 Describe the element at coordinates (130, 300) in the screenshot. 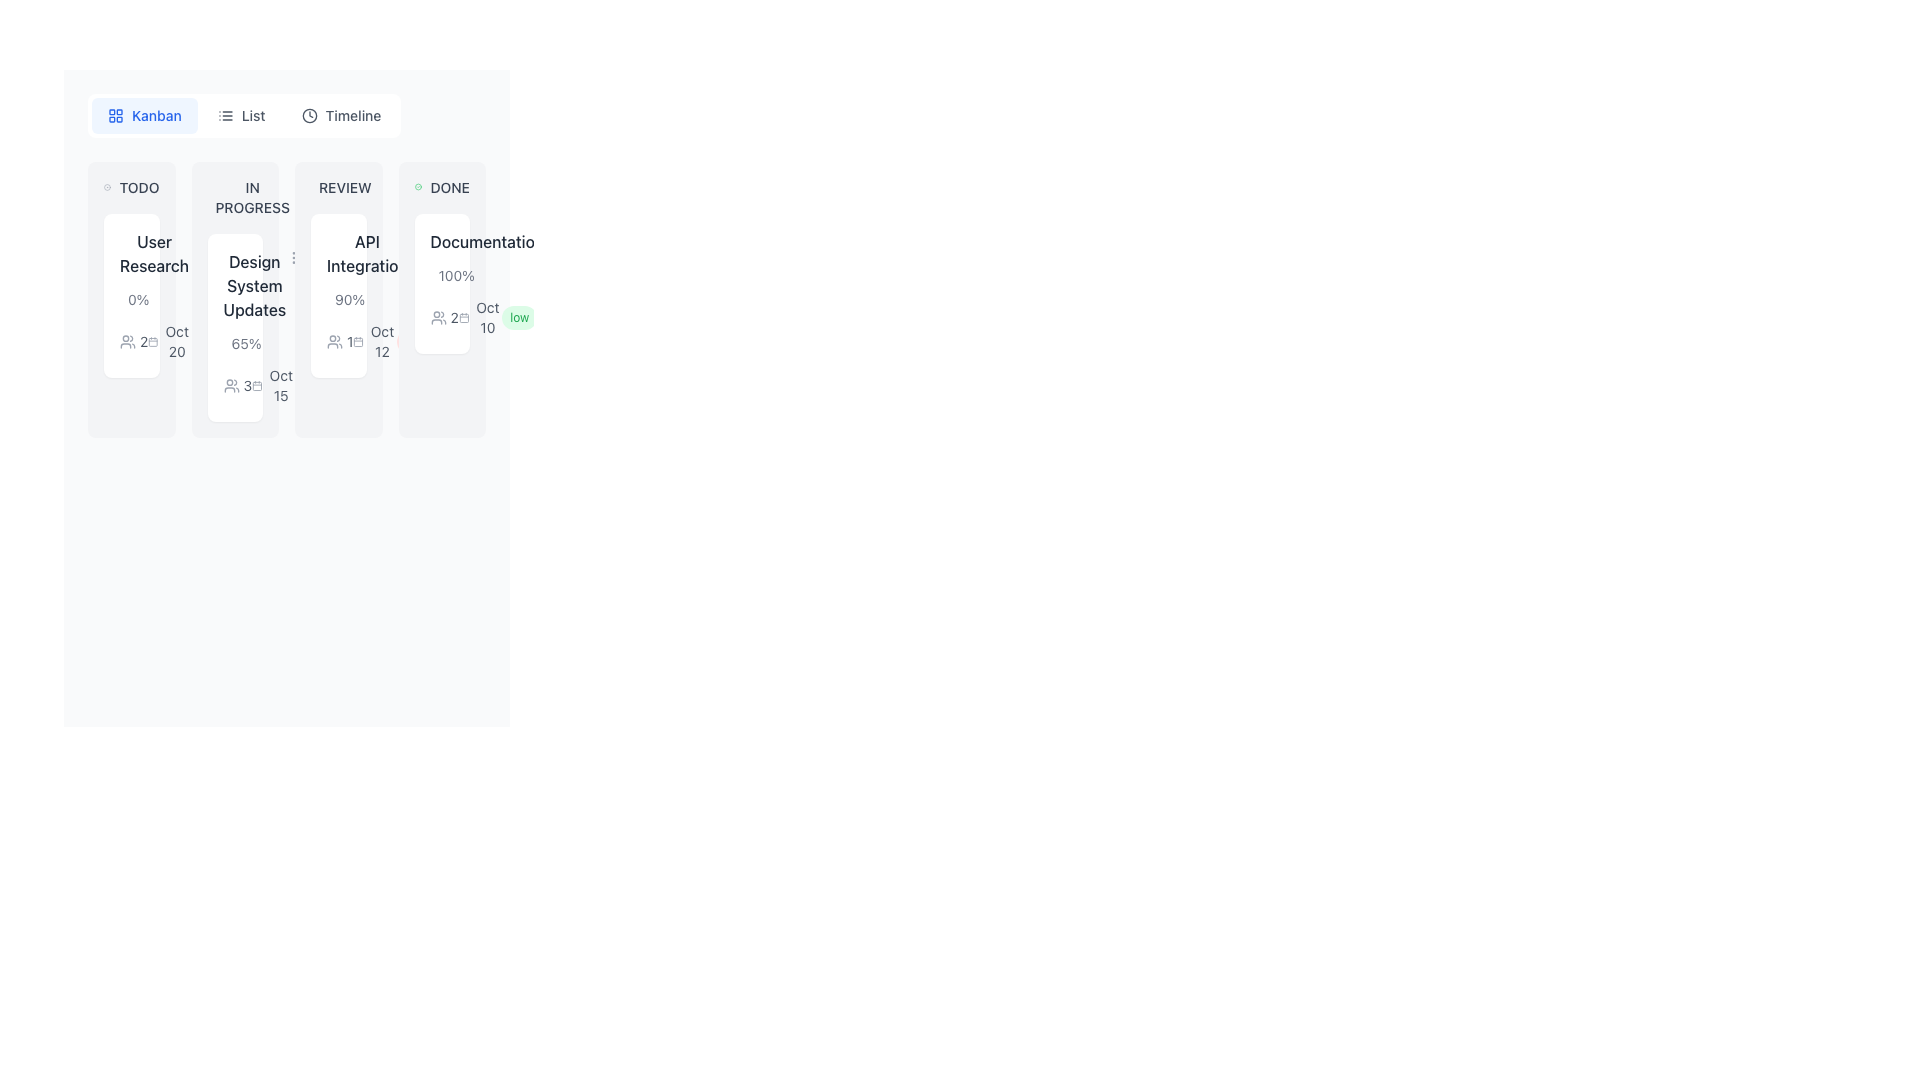

I see `the first task card in the Kanban board located under the 'TODO' column, which visually represents a task's progress and details` at that location.